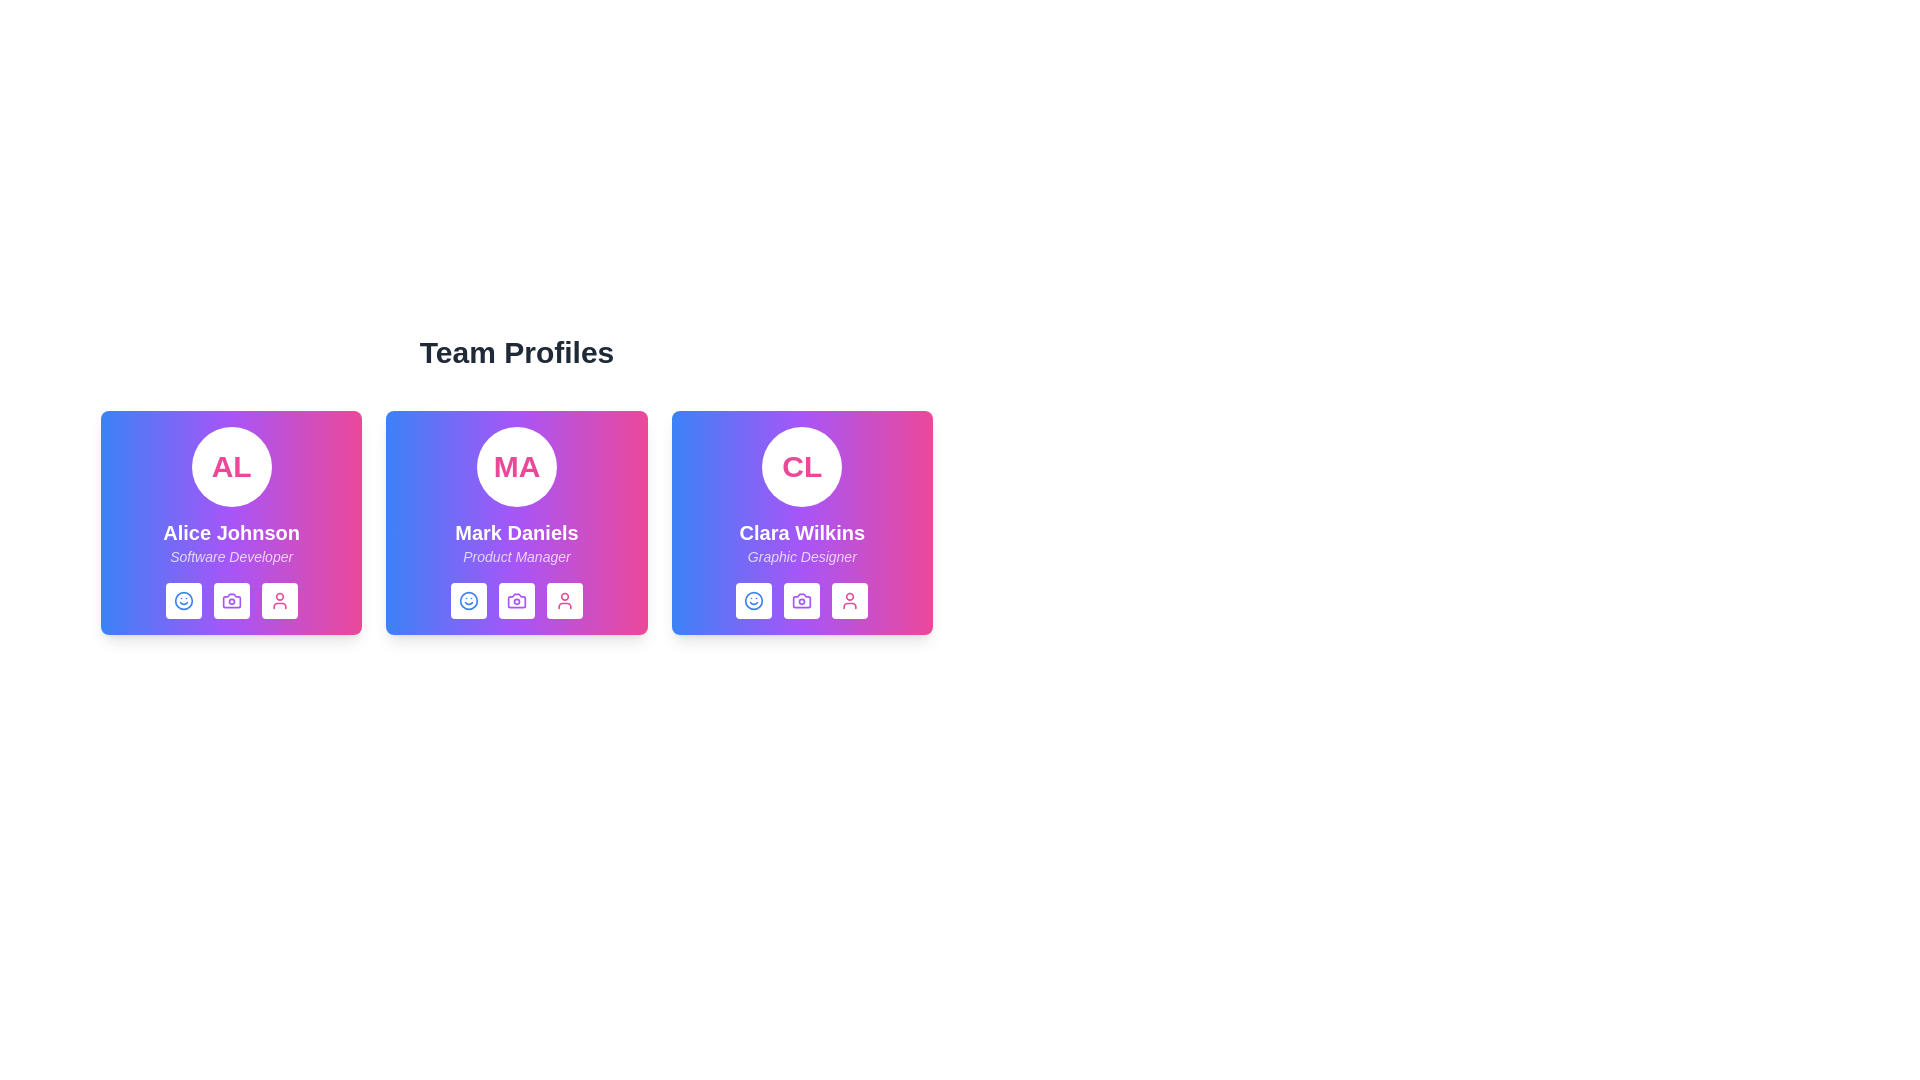  Describe the element at coordinates (231, 522) in the screenshot. I see `the Profile card displaying 'AL' in bold pink text, which features a gradient background from blue to pink` at that location.